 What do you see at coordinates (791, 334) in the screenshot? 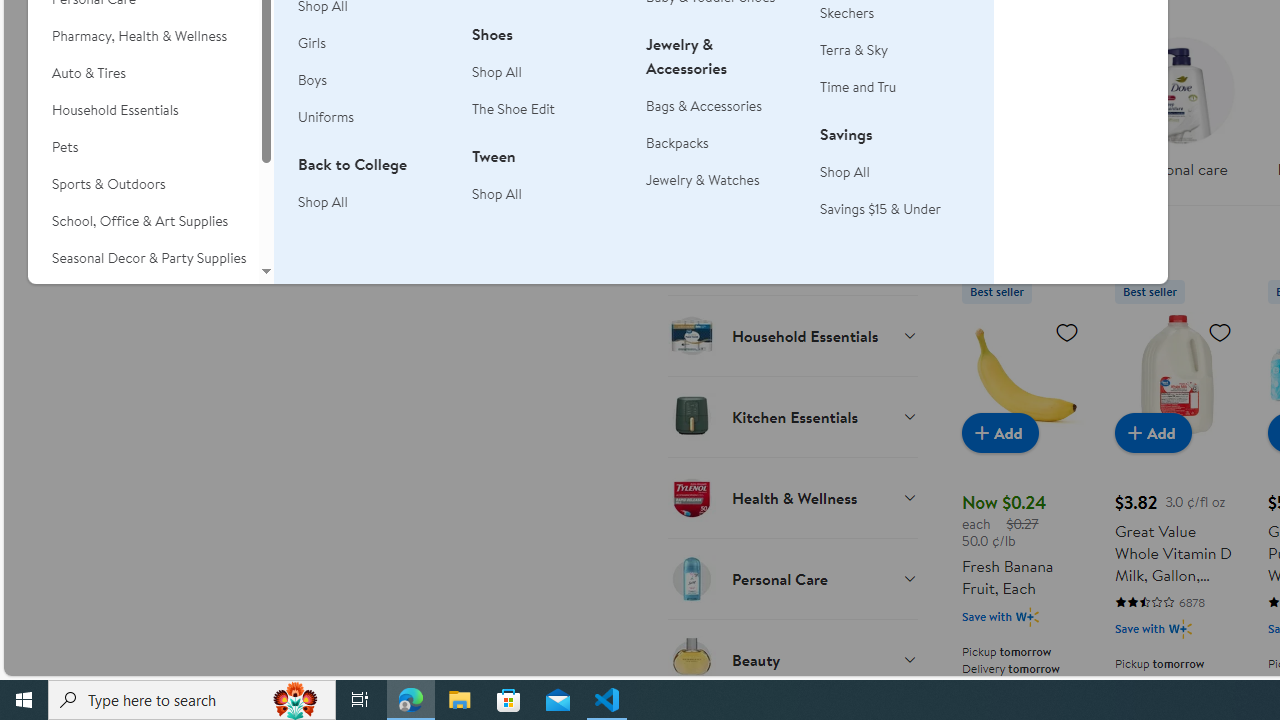
I see `'Household Essentials'` at bounding box center [791, 334].